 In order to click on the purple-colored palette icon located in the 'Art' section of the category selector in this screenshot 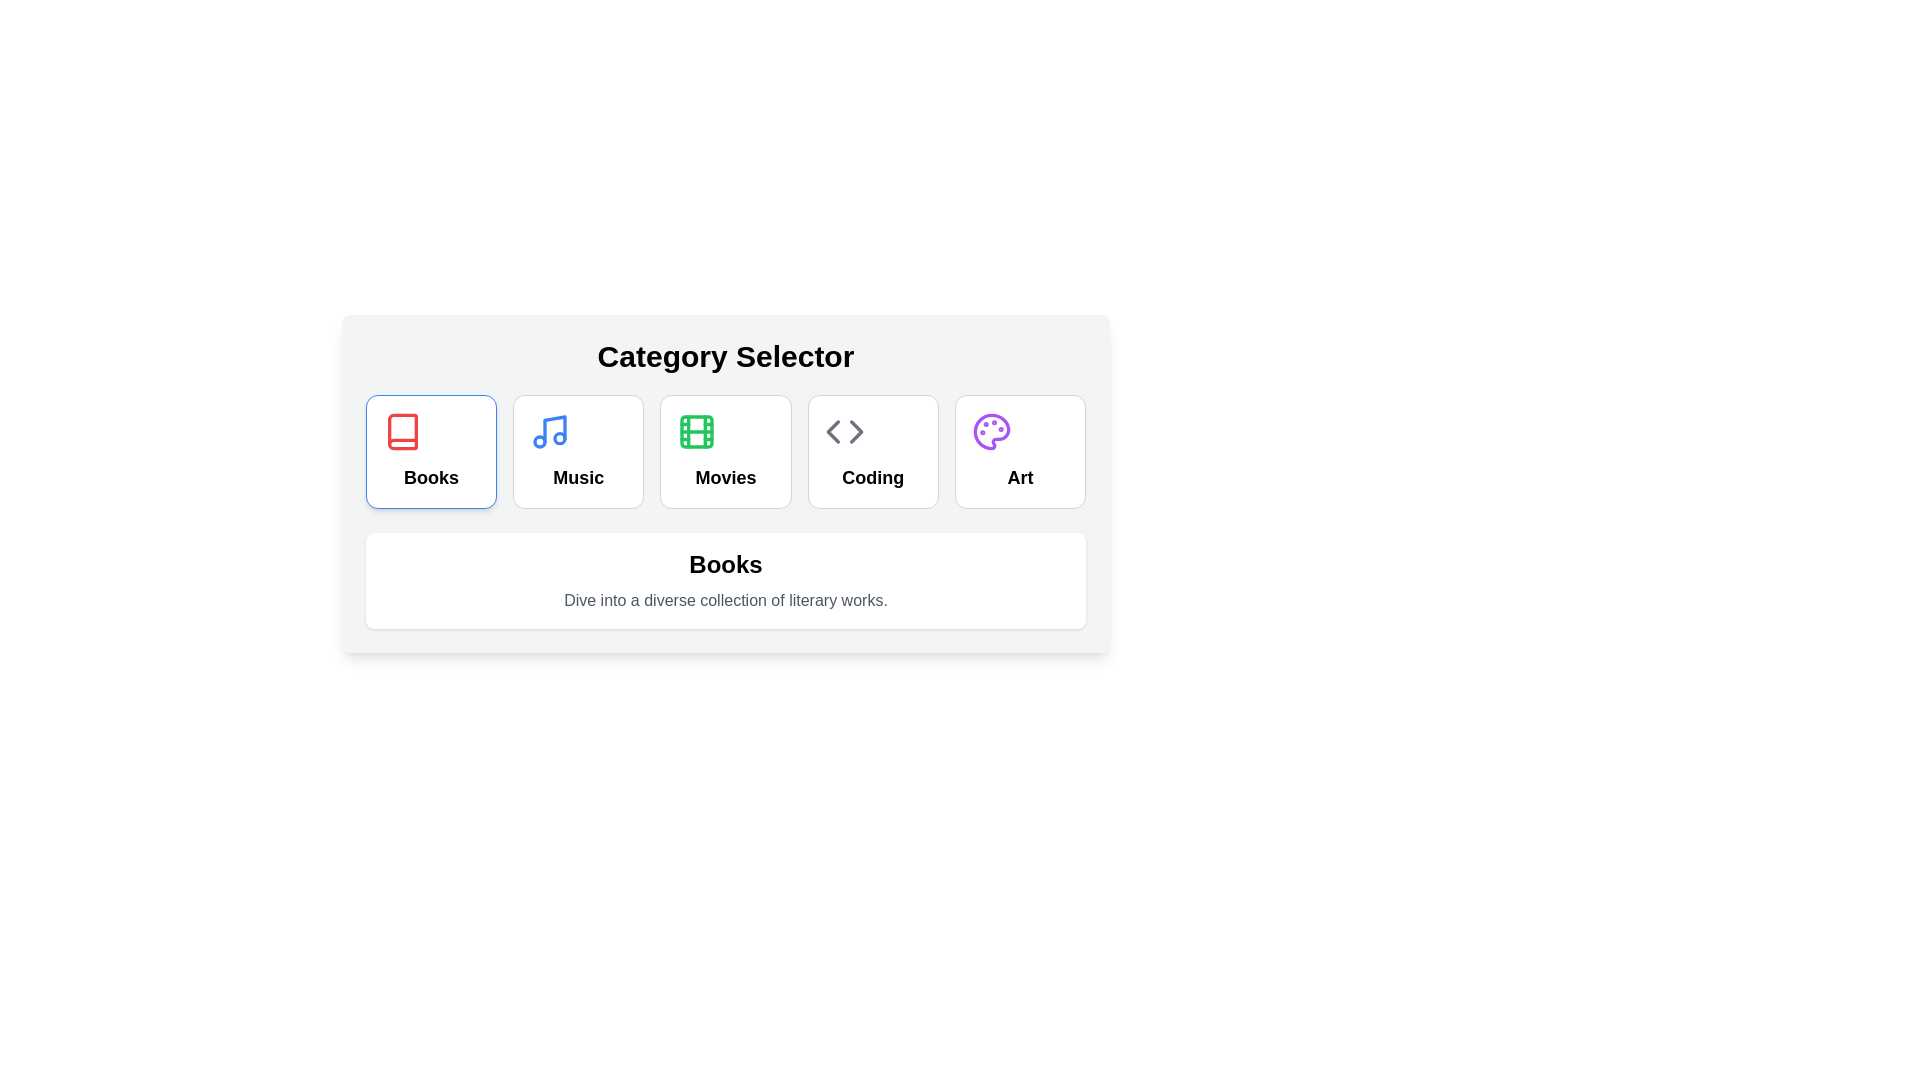, I will do `click(991, 431)`.